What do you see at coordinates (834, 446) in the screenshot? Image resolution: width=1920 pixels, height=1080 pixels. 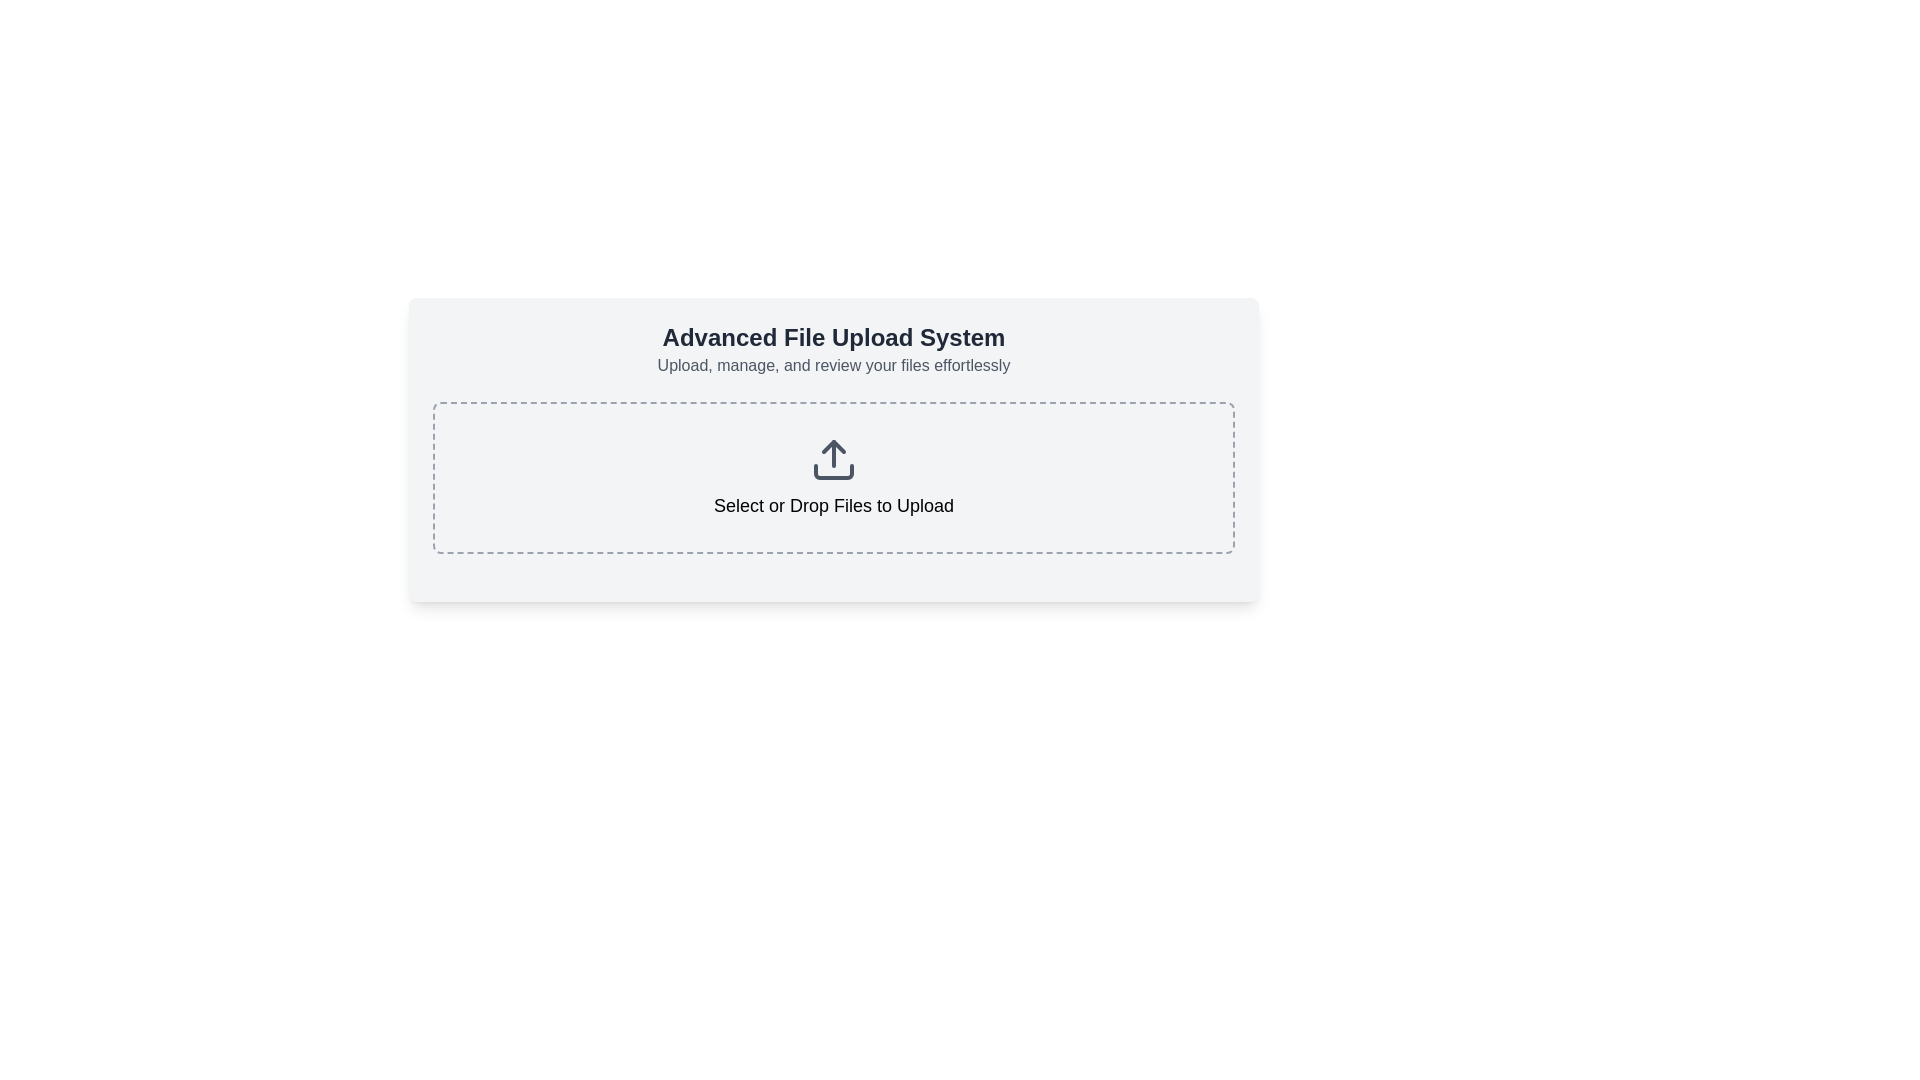 I see `the upload icon fragment, which symbolizes the action of uploading and is located at the center of the upload area` at bounding box center [834, 446].